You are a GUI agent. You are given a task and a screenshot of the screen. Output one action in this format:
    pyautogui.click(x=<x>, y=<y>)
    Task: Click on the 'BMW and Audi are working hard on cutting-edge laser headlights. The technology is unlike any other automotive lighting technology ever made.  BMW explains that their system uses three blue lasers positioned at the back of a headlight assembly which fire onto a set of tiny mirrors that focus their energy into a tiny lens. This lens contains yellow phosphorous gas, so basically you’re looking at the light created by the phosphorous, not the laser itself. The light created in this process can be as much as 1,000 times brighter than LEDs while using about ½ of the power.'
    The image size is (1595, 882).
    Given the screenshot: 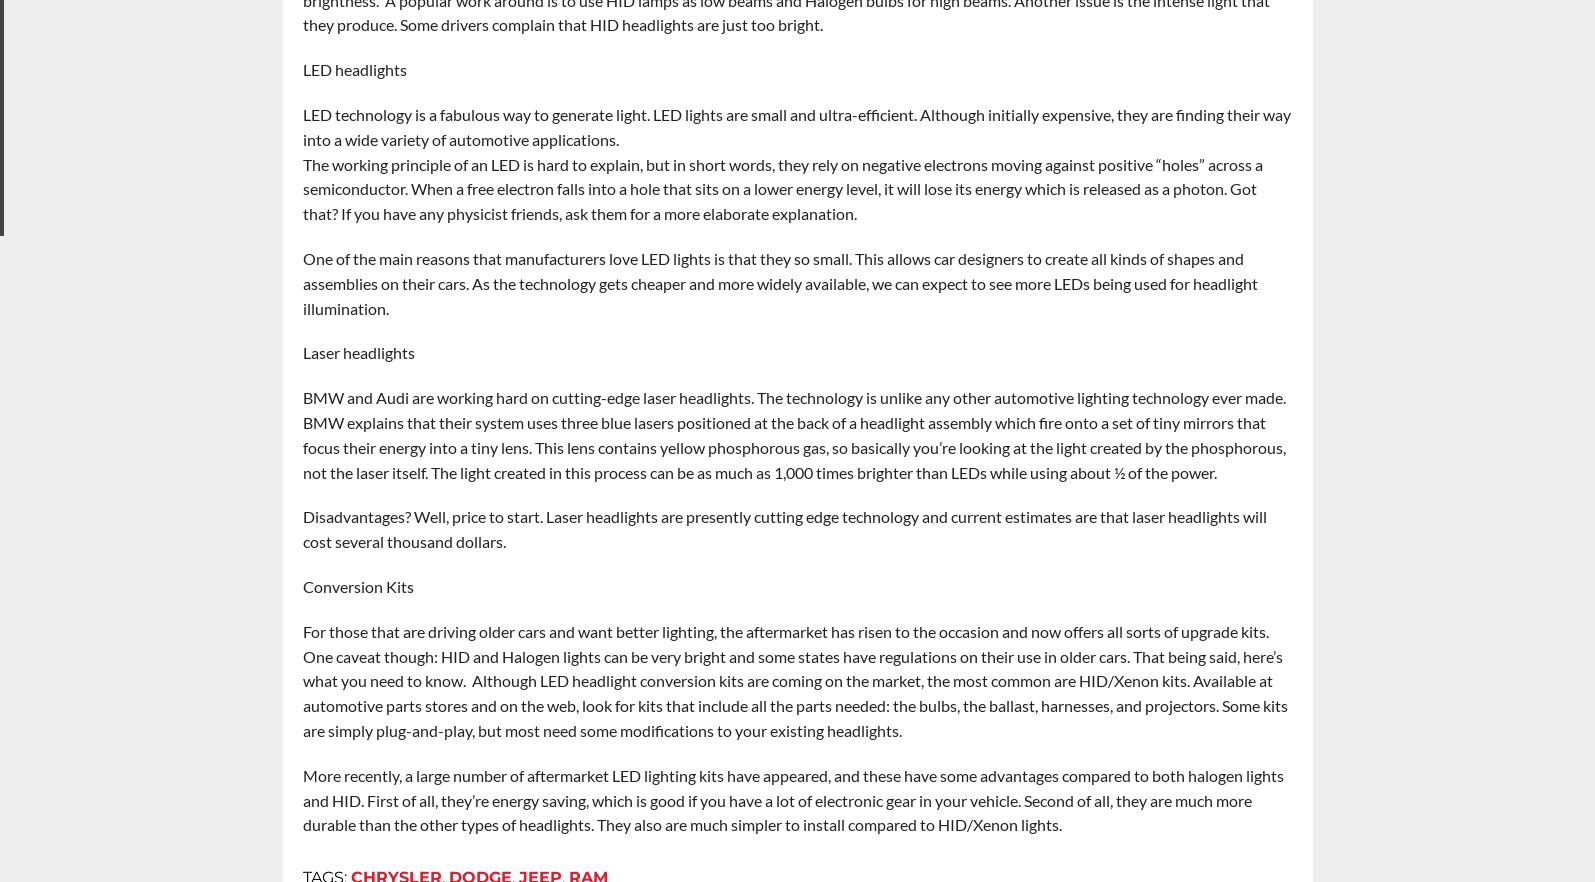 What is the action you would take?
    pyautogui.click(x=794, y=433)
    